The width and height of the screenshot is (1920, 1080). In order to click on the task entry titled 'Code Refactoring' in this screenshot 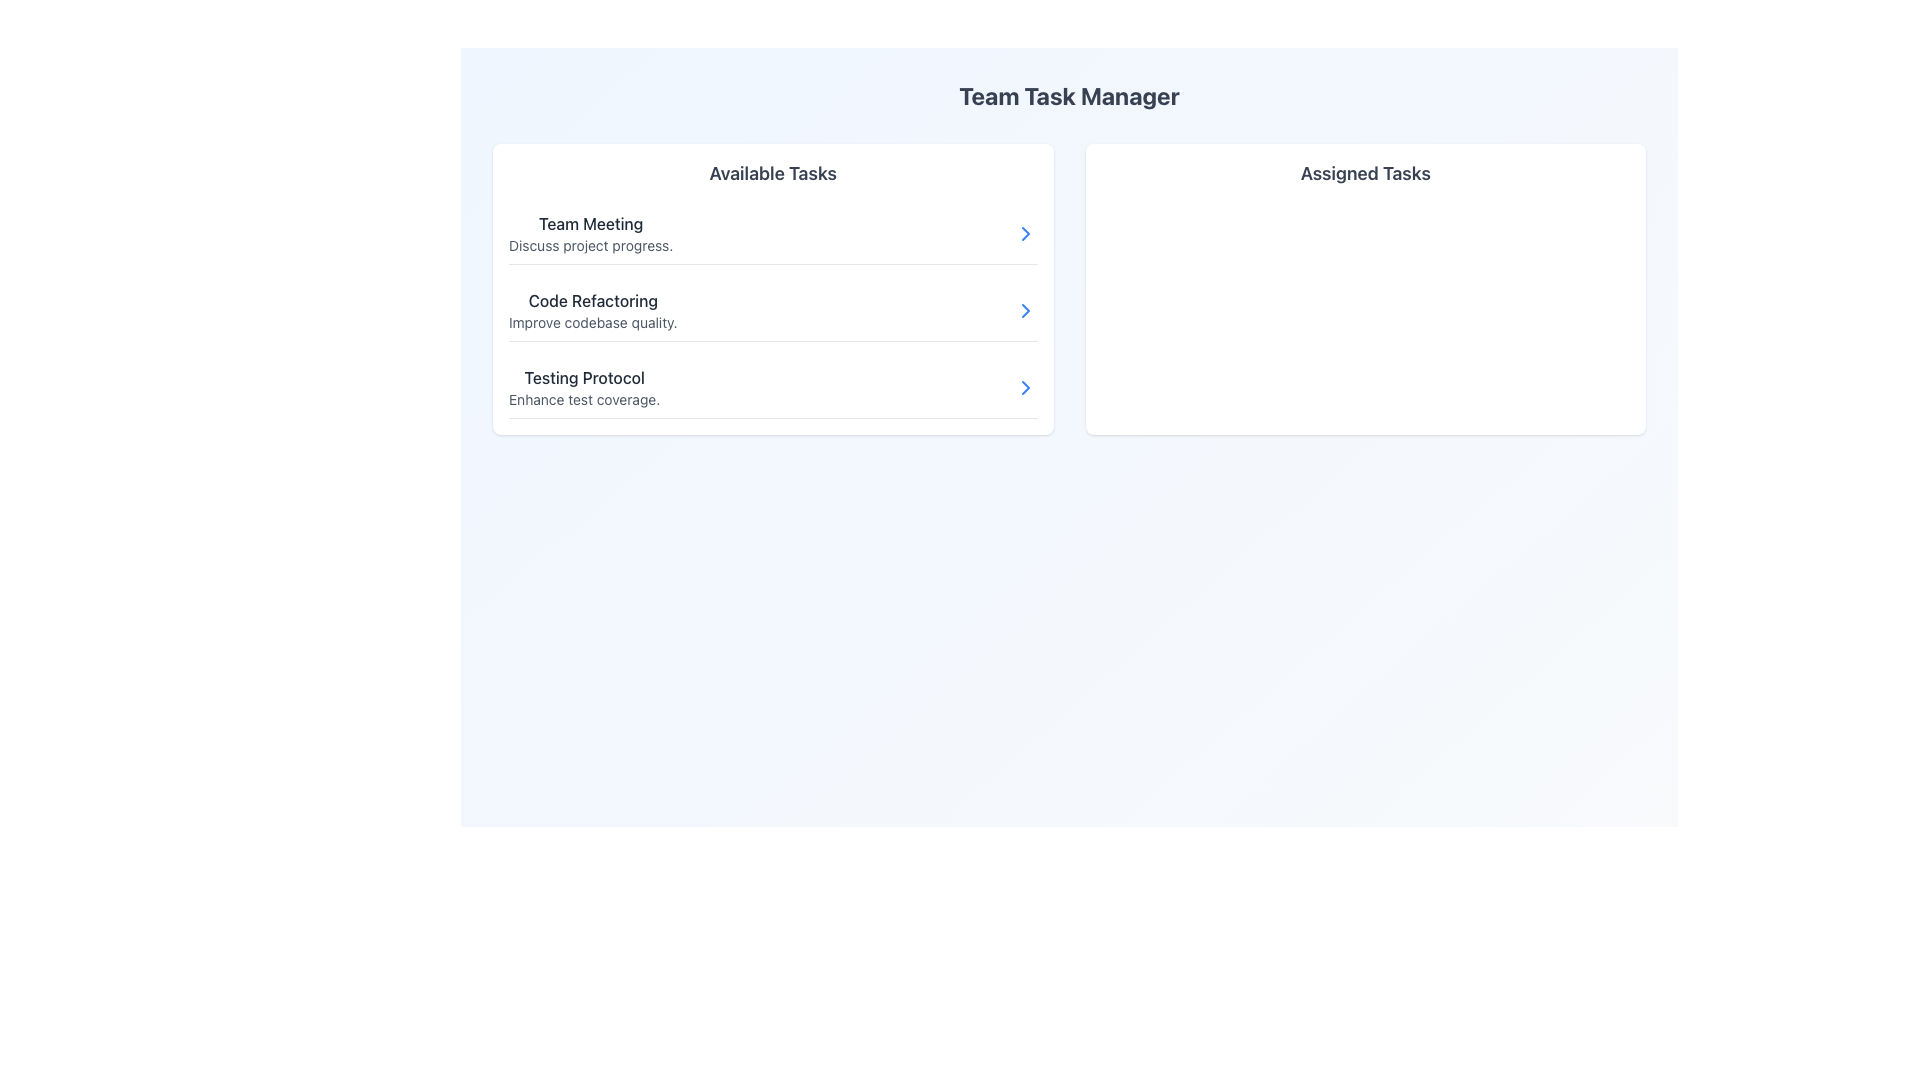, I will do `click(772, 311)`.